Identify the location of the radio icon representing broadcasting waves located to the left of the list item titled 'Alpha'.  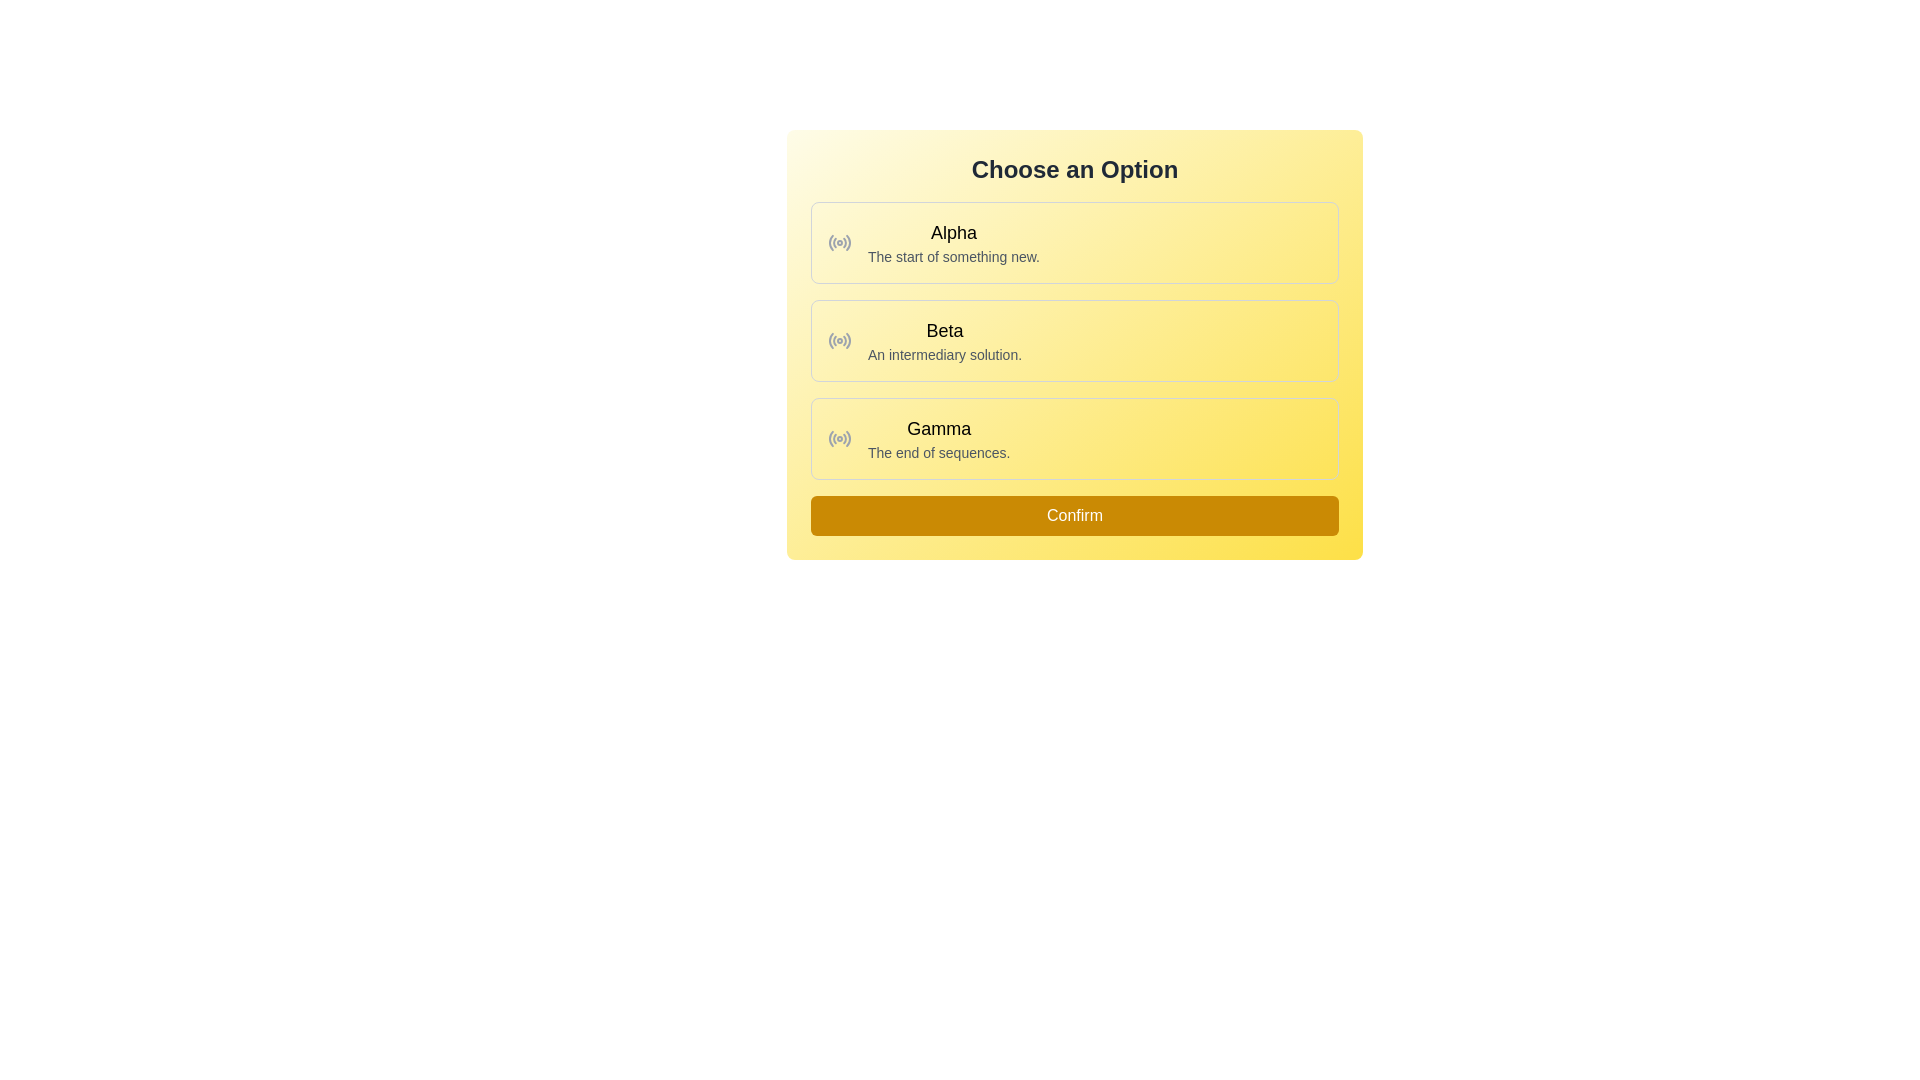
(840, 242).